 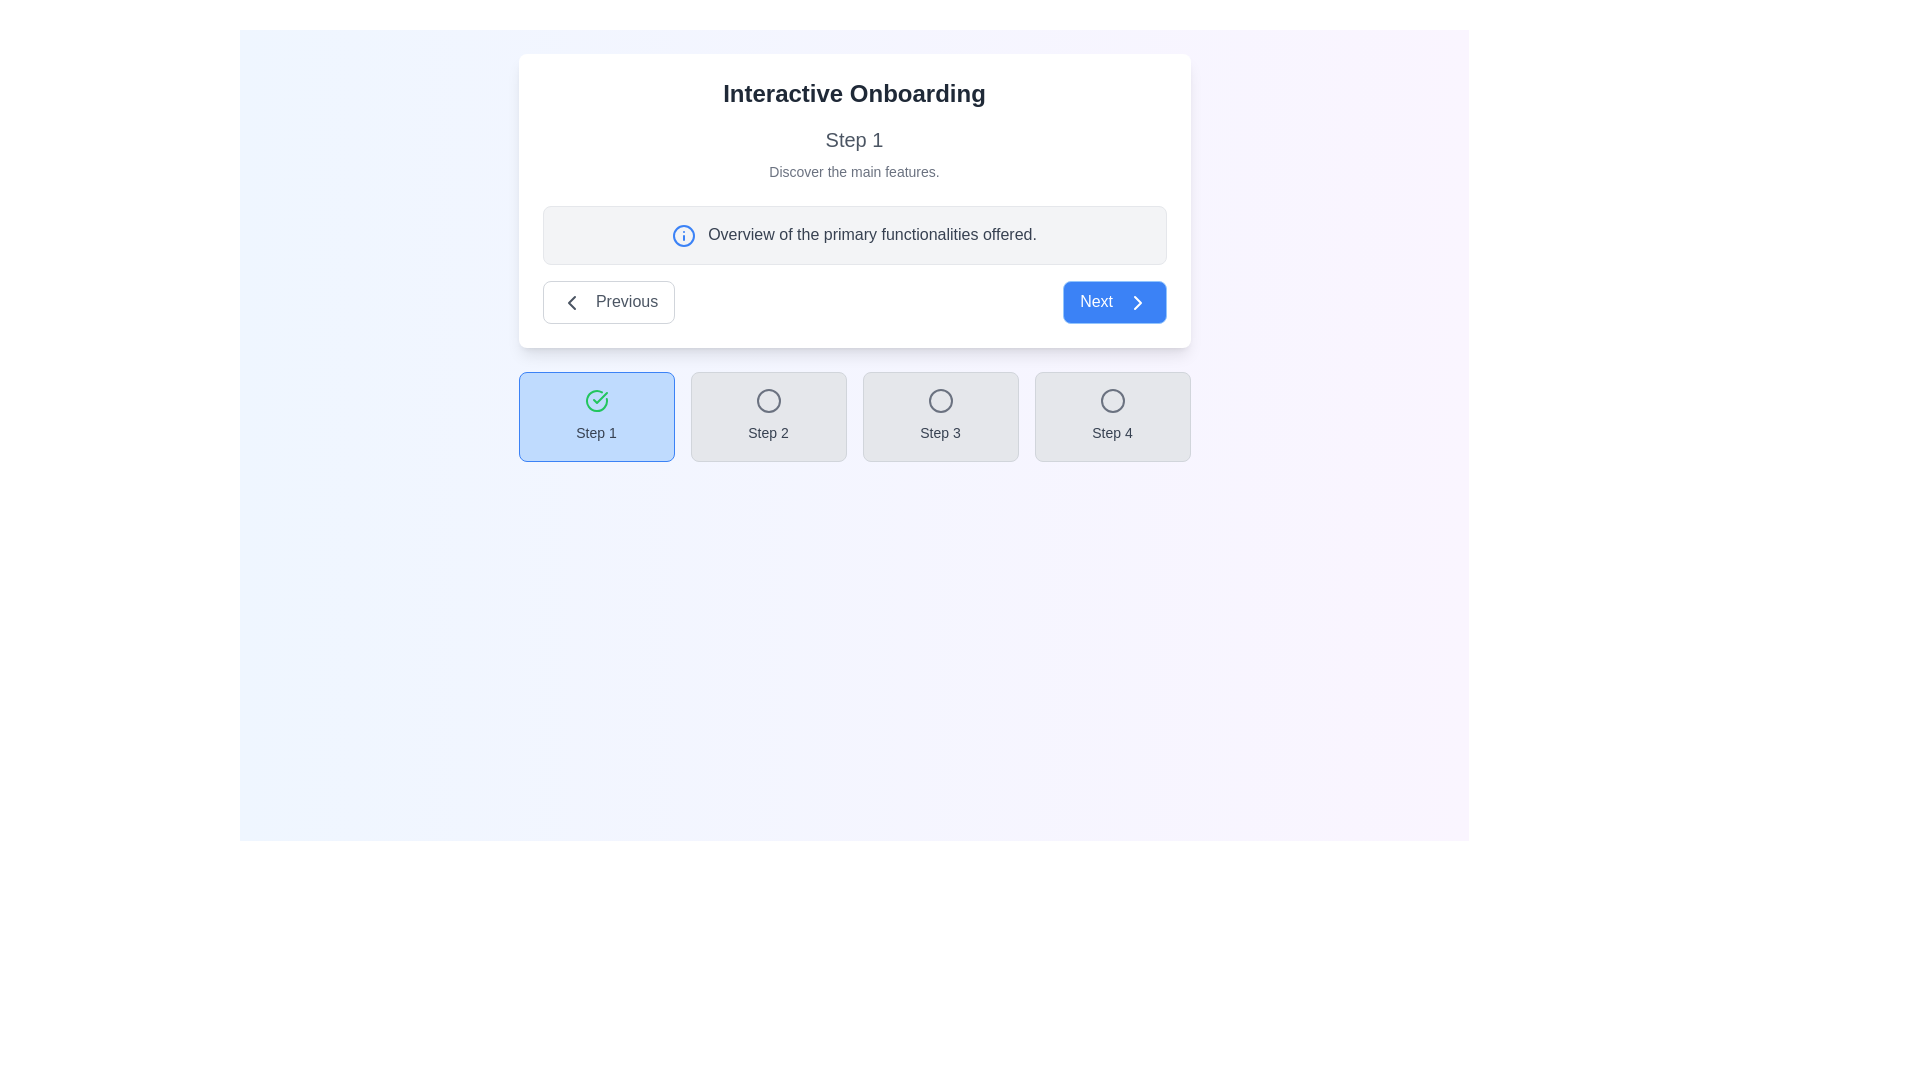 What do you see at coordinates (854, 415) in the screenshot?
I see `the Progress indicator grid items` at bounding box center [854, 415].